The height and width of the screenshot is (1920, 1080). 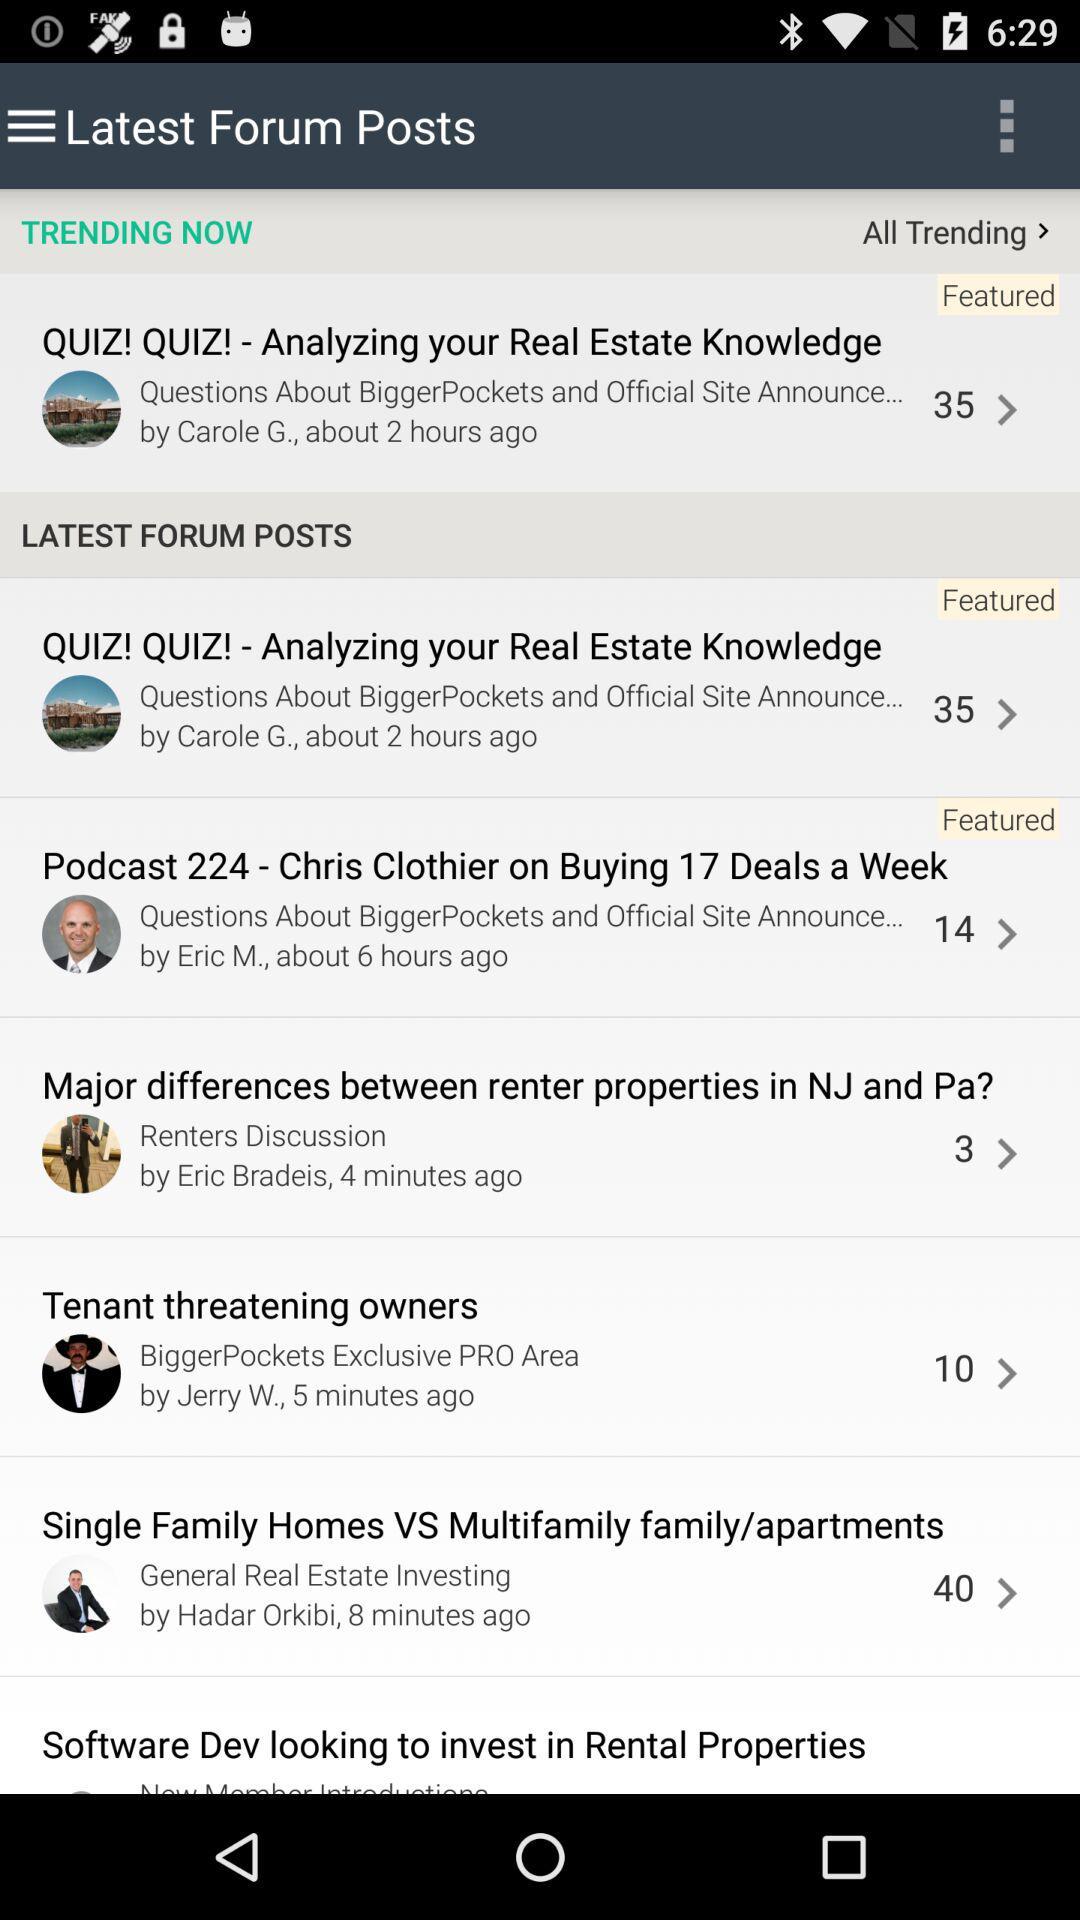 I want to click on the renters discussion, so click(x=541, y=1134).